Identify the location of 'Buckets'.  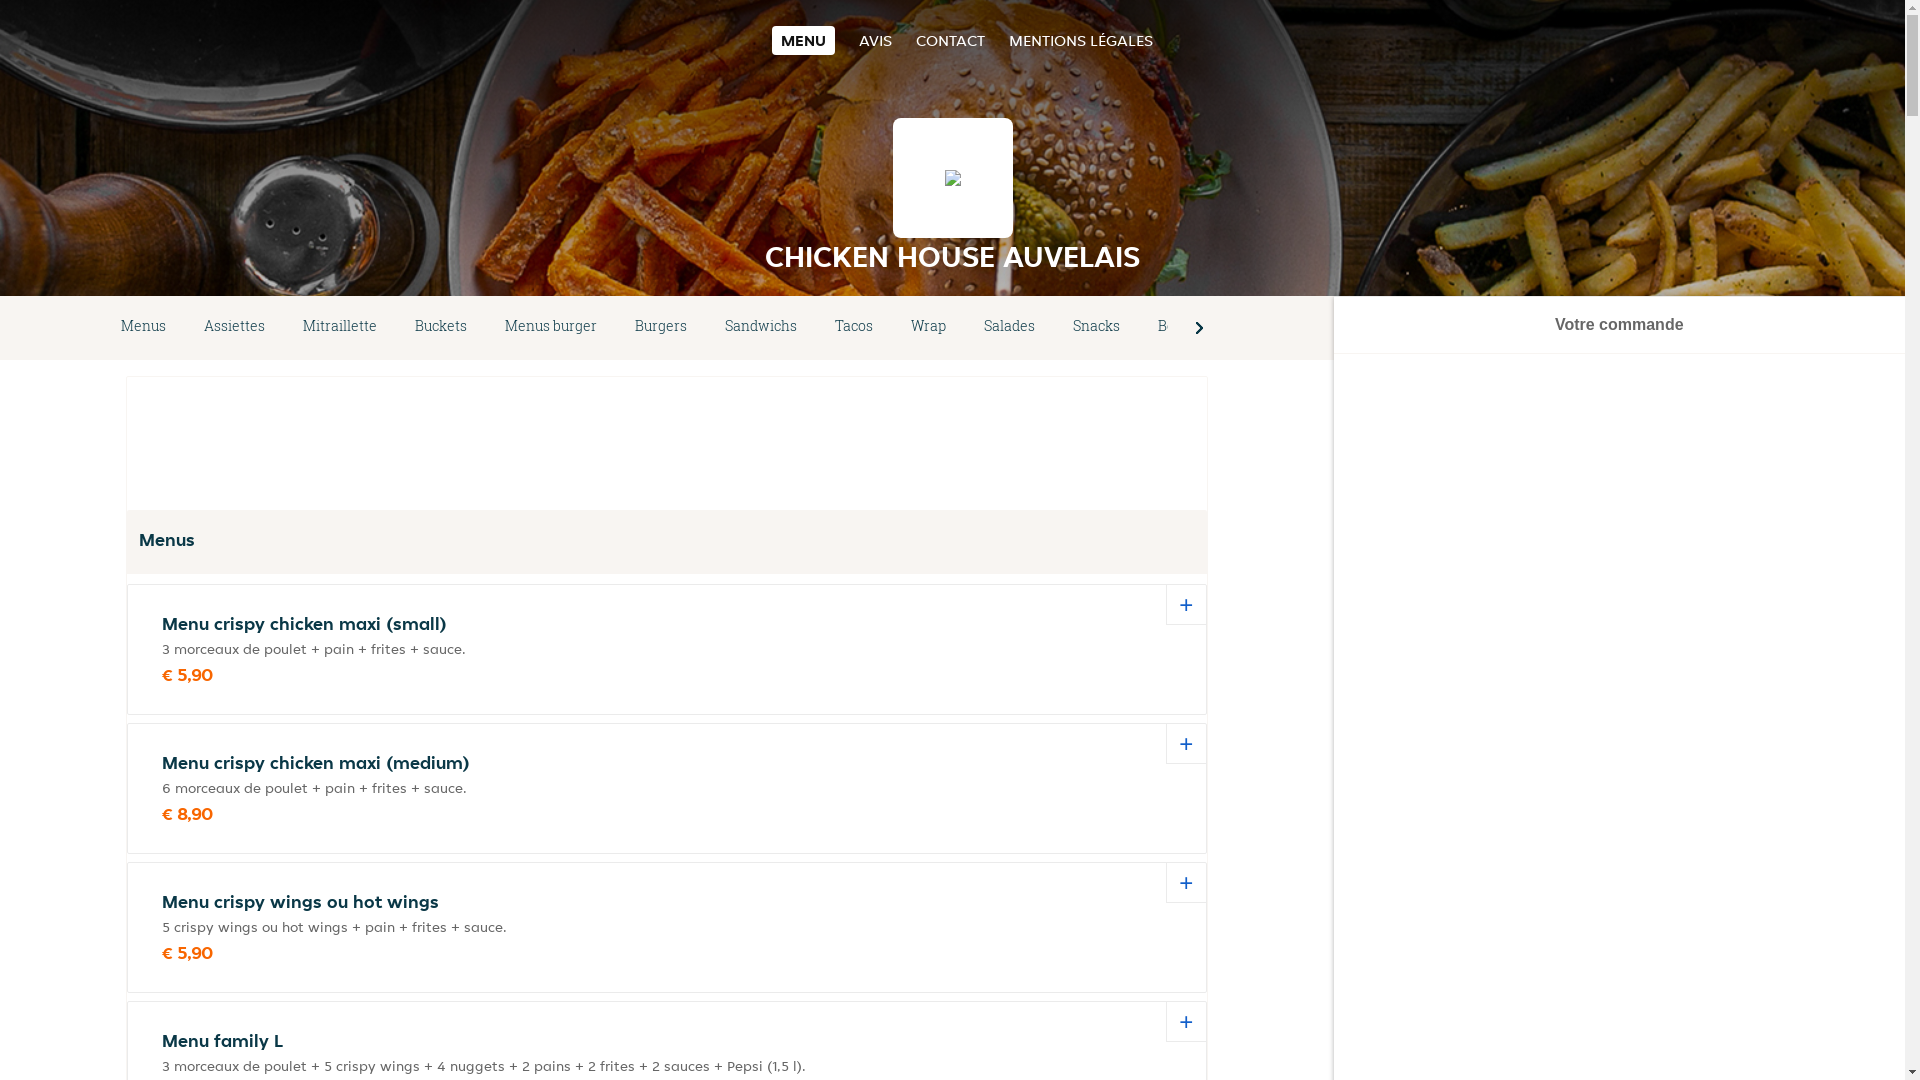
(440, 326).